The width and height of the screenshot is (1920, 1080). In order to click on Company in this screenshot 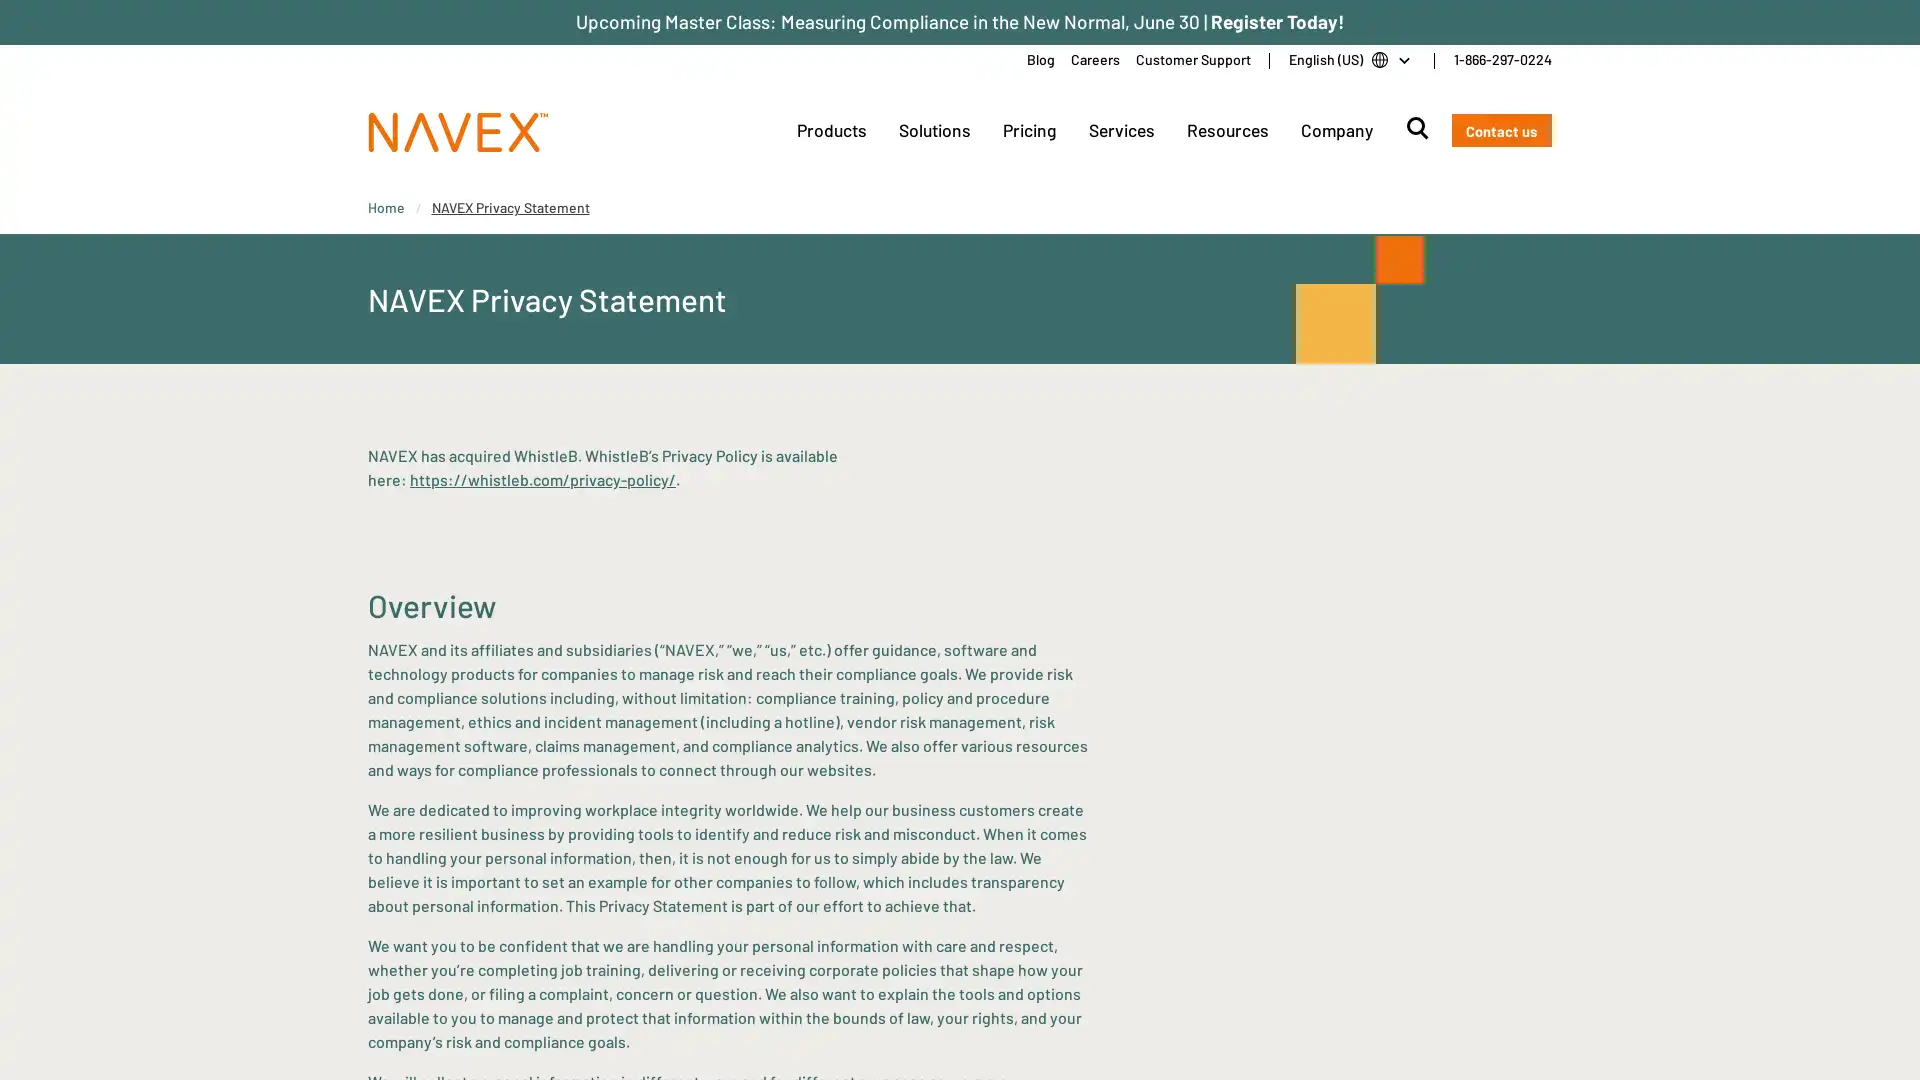, I will do `click(1335, 130)`.